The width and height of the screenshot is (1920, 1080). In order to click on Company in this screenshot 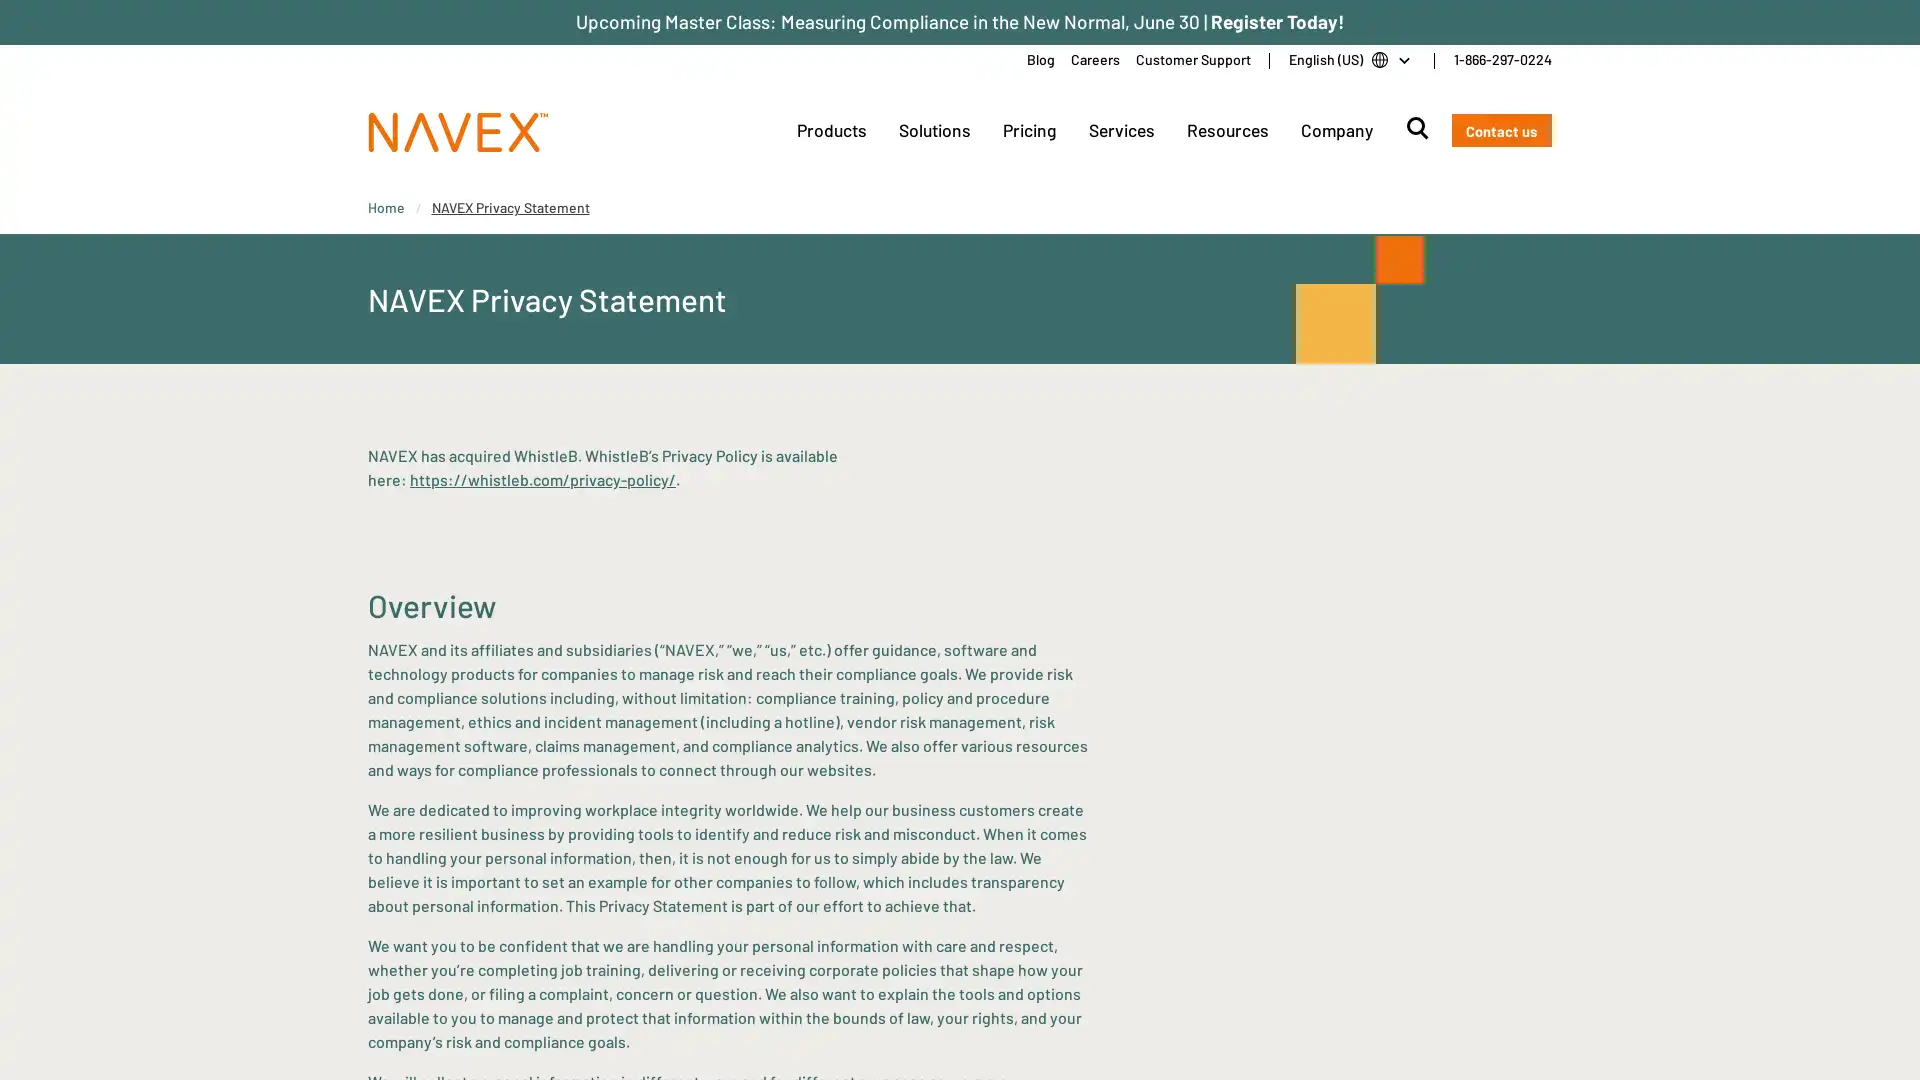, I will do `click(1335, 130)`.